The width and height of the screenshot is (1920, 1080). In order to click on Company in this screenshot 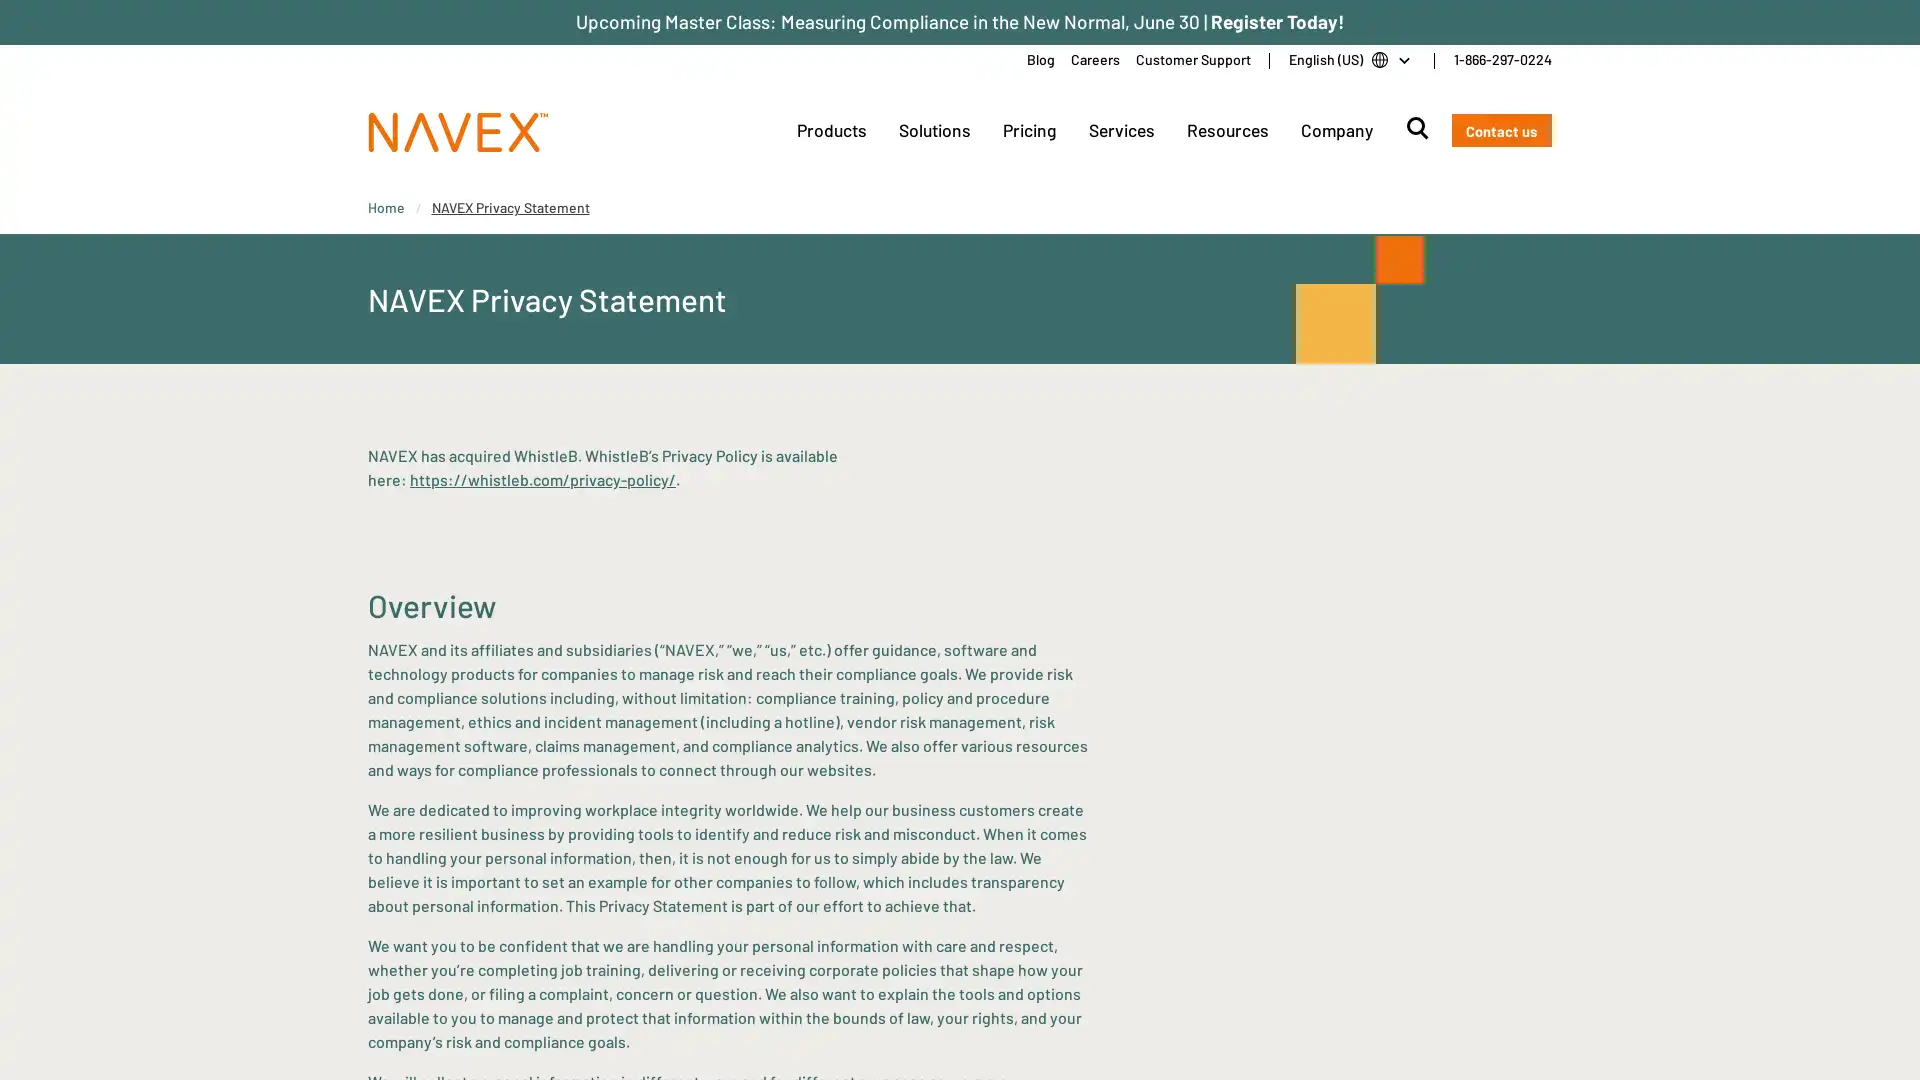, I will do `click(1335, 130)`.